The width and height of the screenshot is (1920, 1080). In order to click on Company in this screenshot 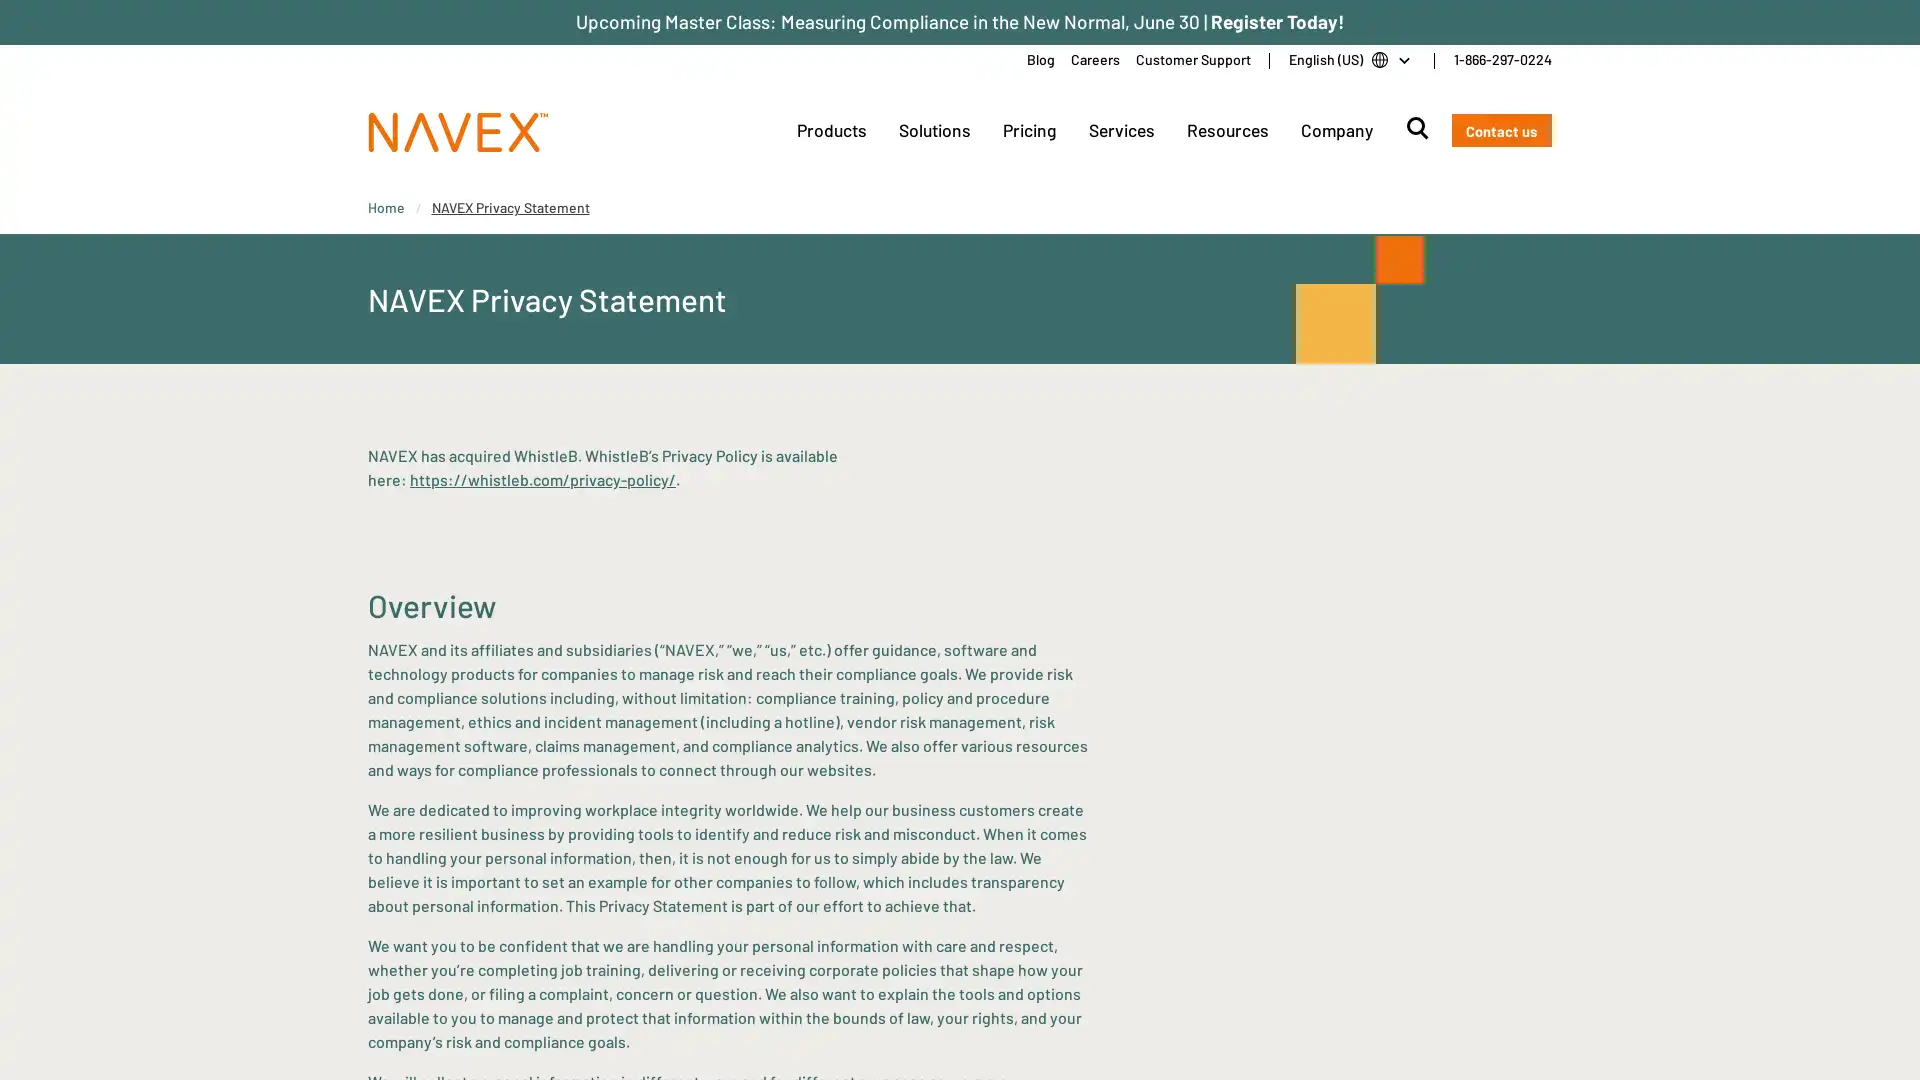, I will do `click(1335, 130)`.